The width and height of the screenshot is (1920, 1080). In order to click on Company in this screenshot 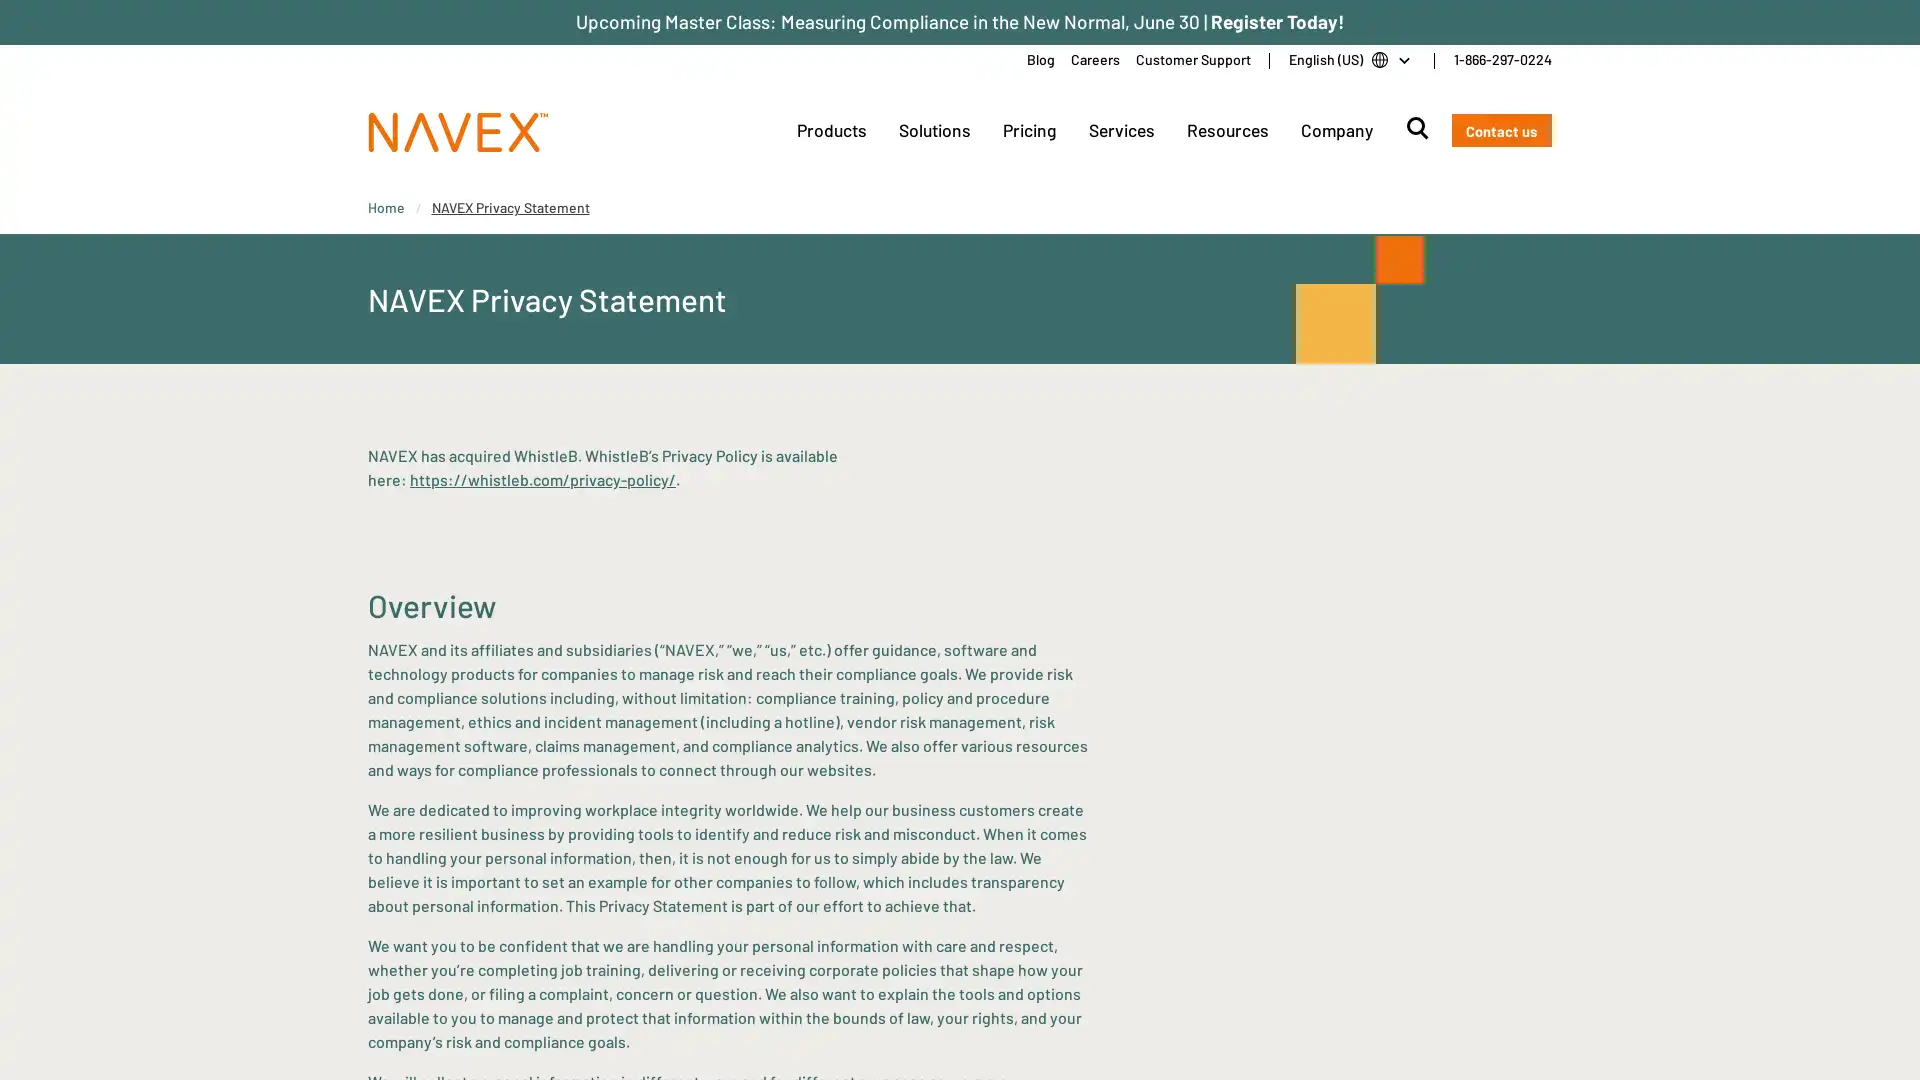, I will do `click(1335, 130)`.